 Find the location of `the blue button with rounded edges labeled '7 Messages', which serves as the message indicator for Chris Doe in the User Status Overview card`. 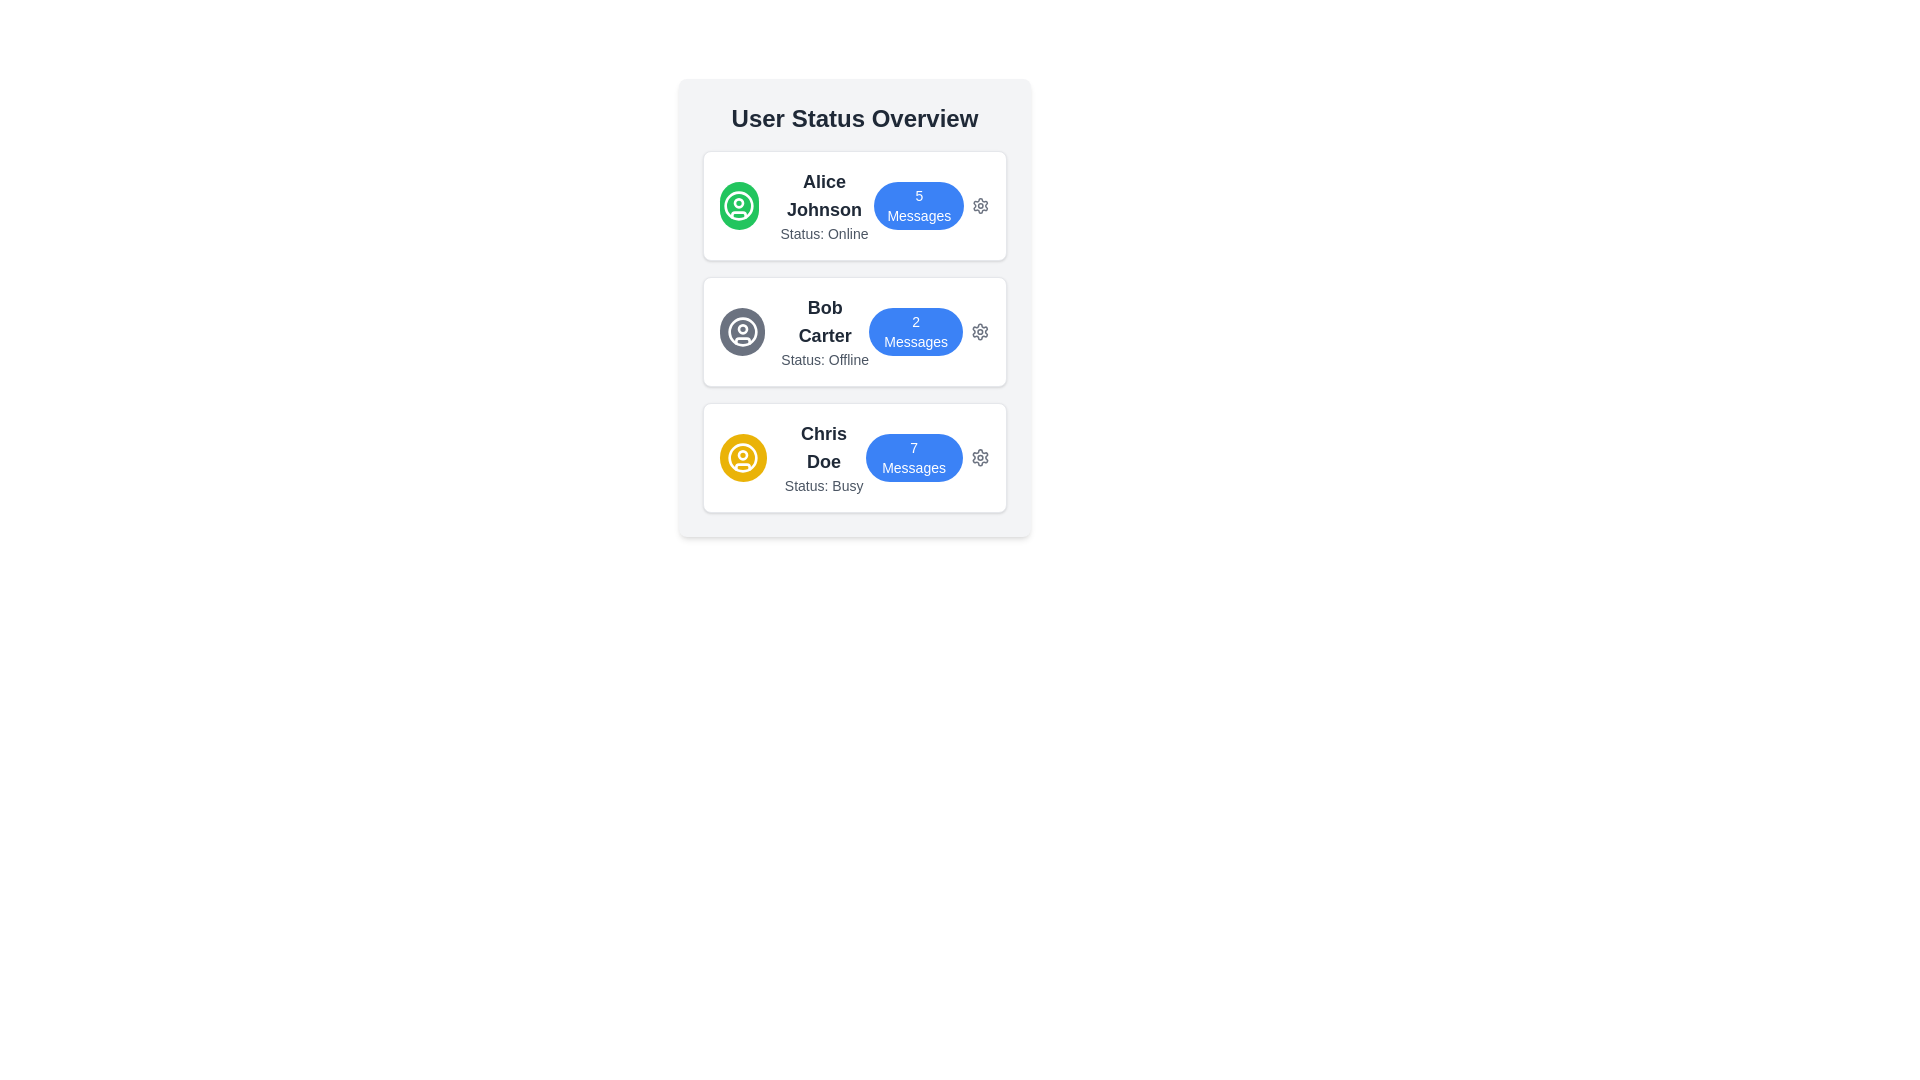

the blue button with rounded edges labeled '7 Messages', which serves as the message indicator for Chris Doe in the User Status Overview card is located at coordinates (913, 458).